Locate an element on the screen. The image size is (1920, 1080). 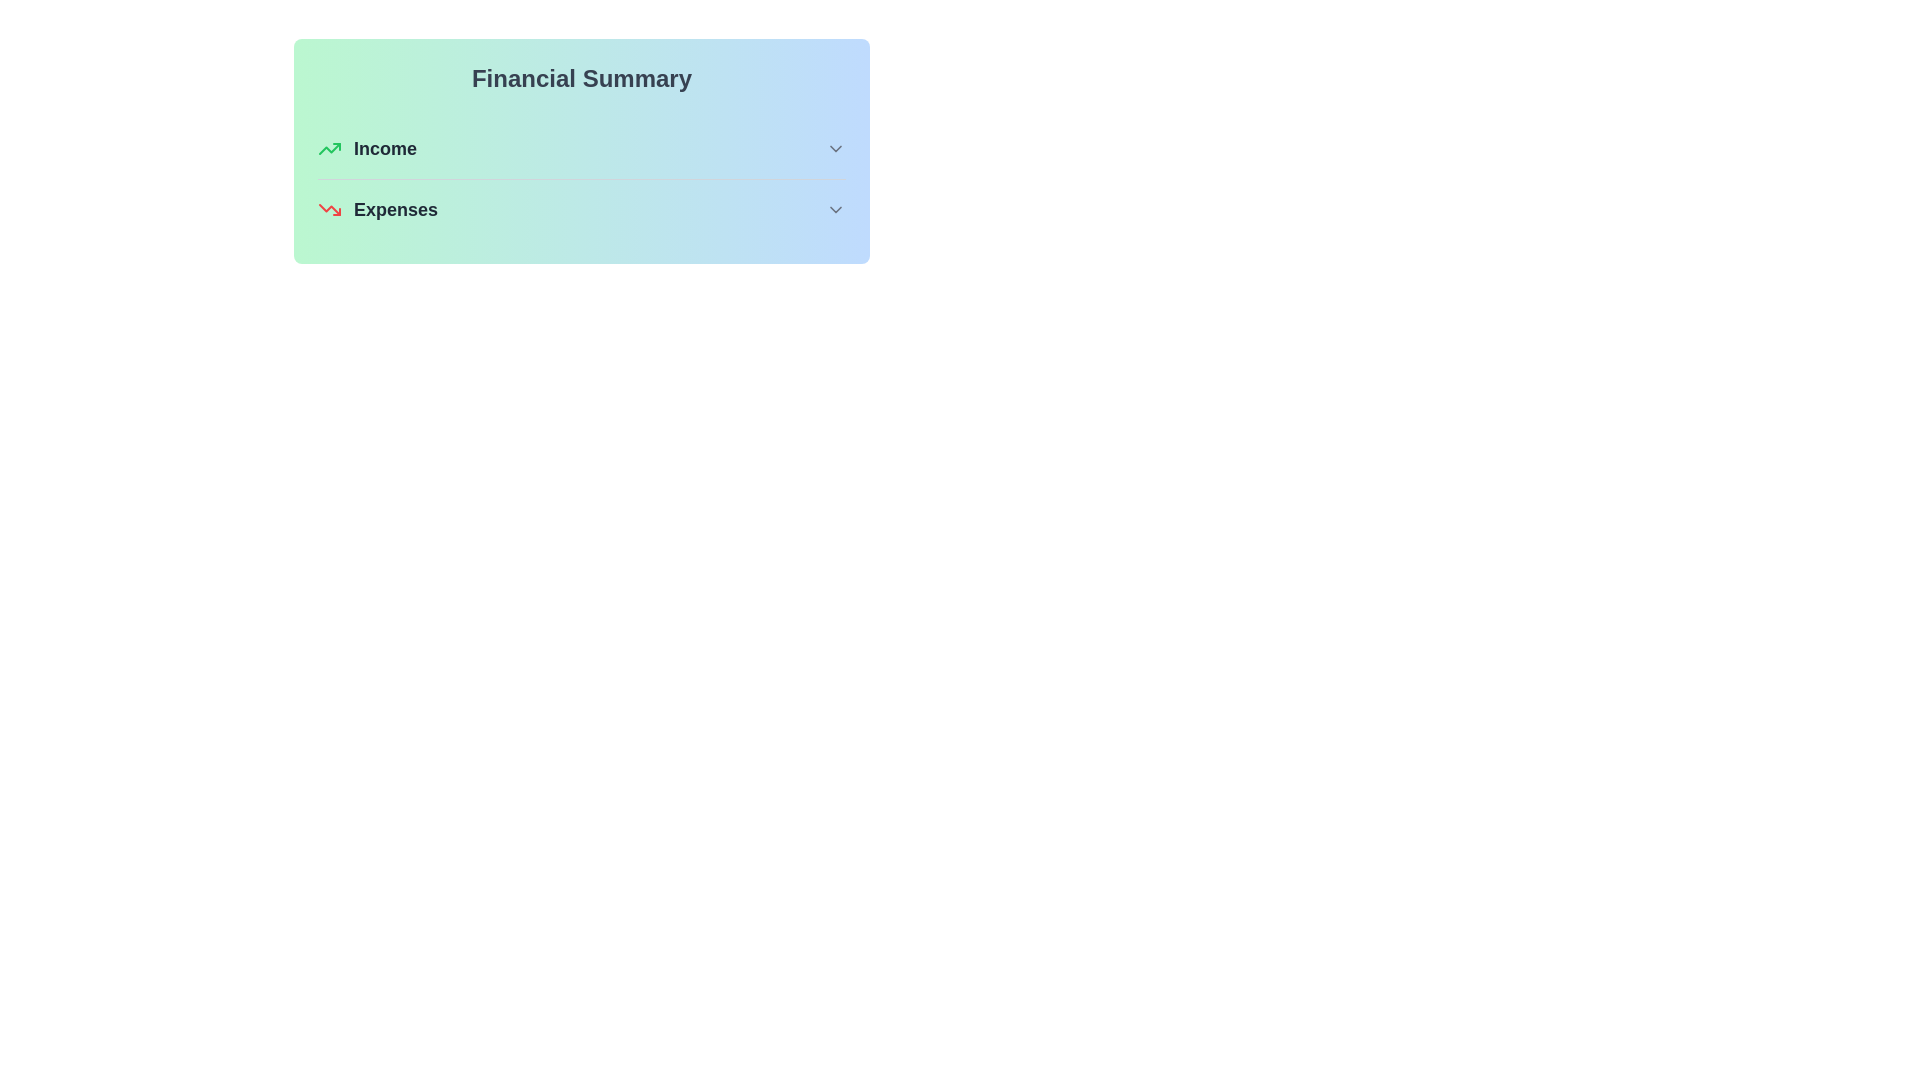
the downward trending red arrow icon located to the left of the 'Expenses' text in the Financial Summary section, which indicates a decrease or downward trend is located at coordinates (330, 209).